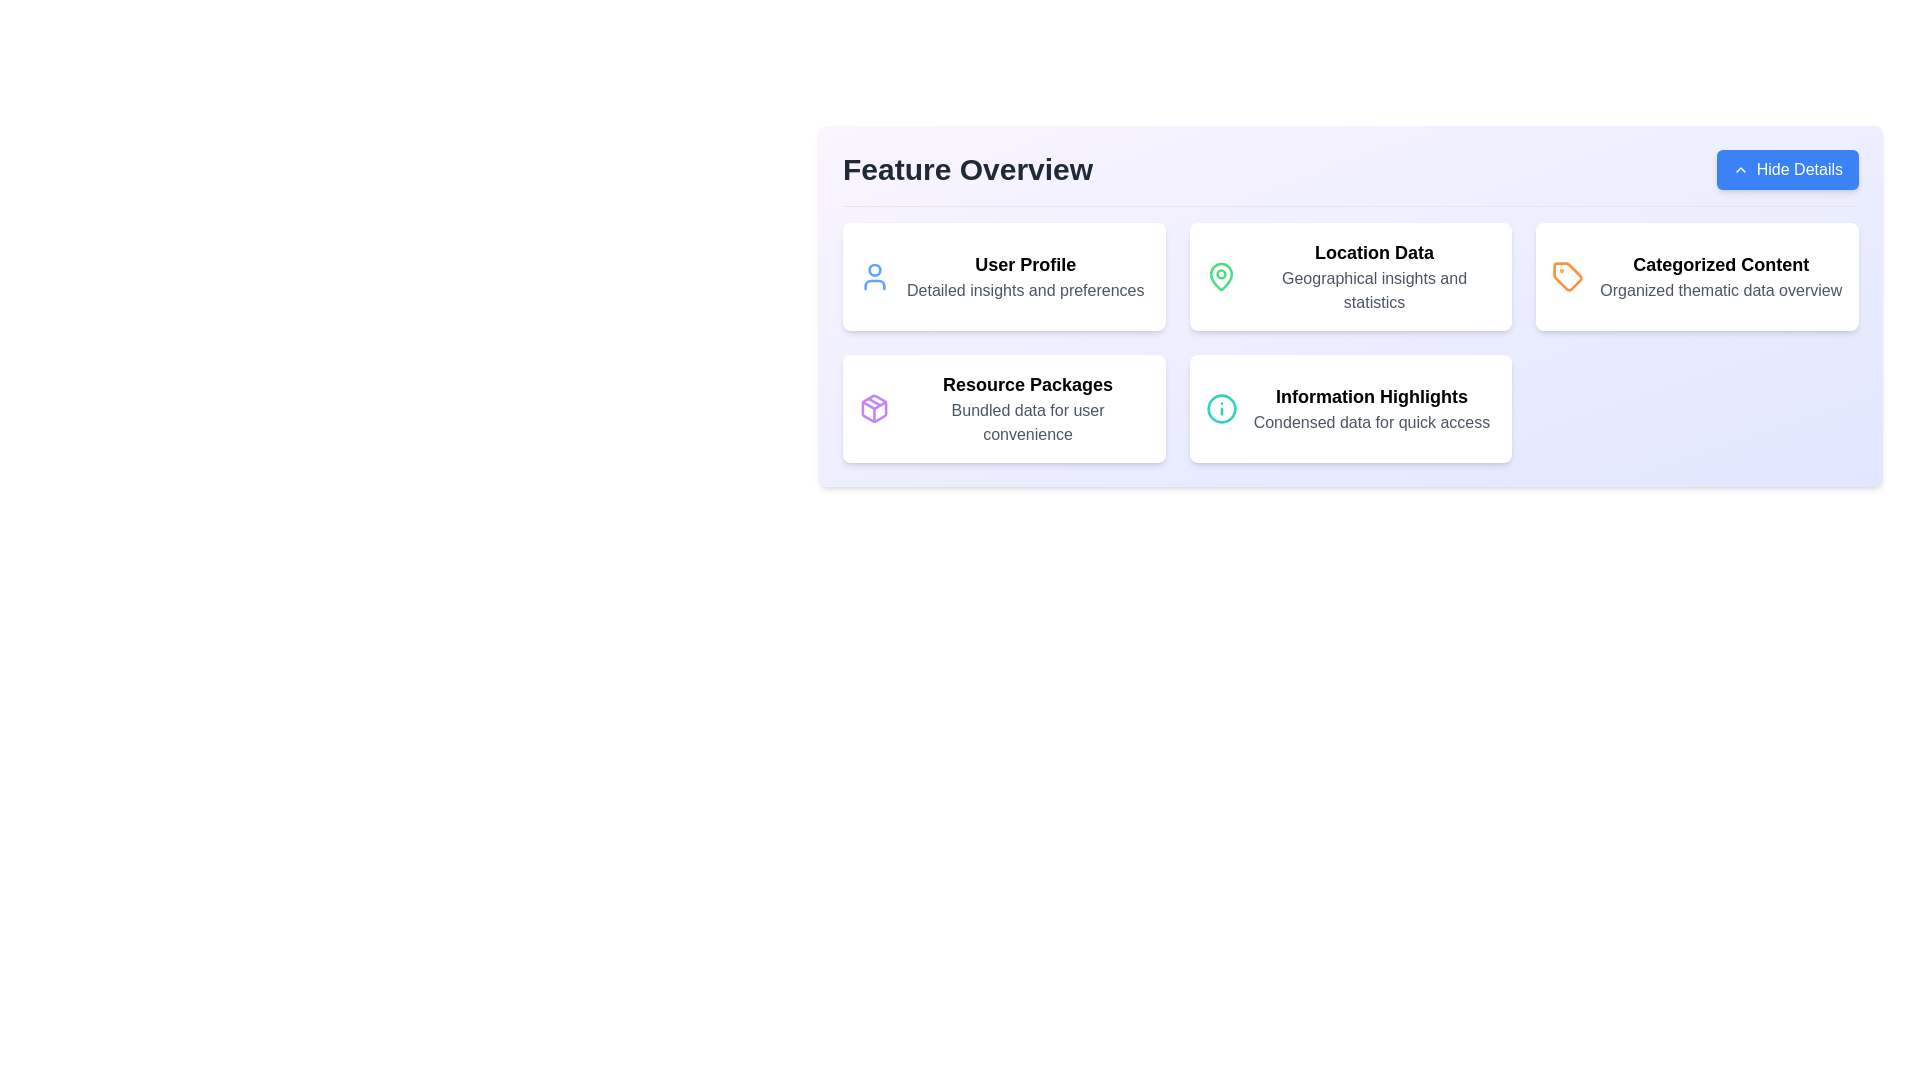 This screenshot has height=1080, width=1920. Describe the element at coordinates (874, 407) in the screenshot. I see `the illustrative cube-like icon outlined in purple within the 'Resource Packages' card located in the bottom-left corner of the feature overview section` at that location.